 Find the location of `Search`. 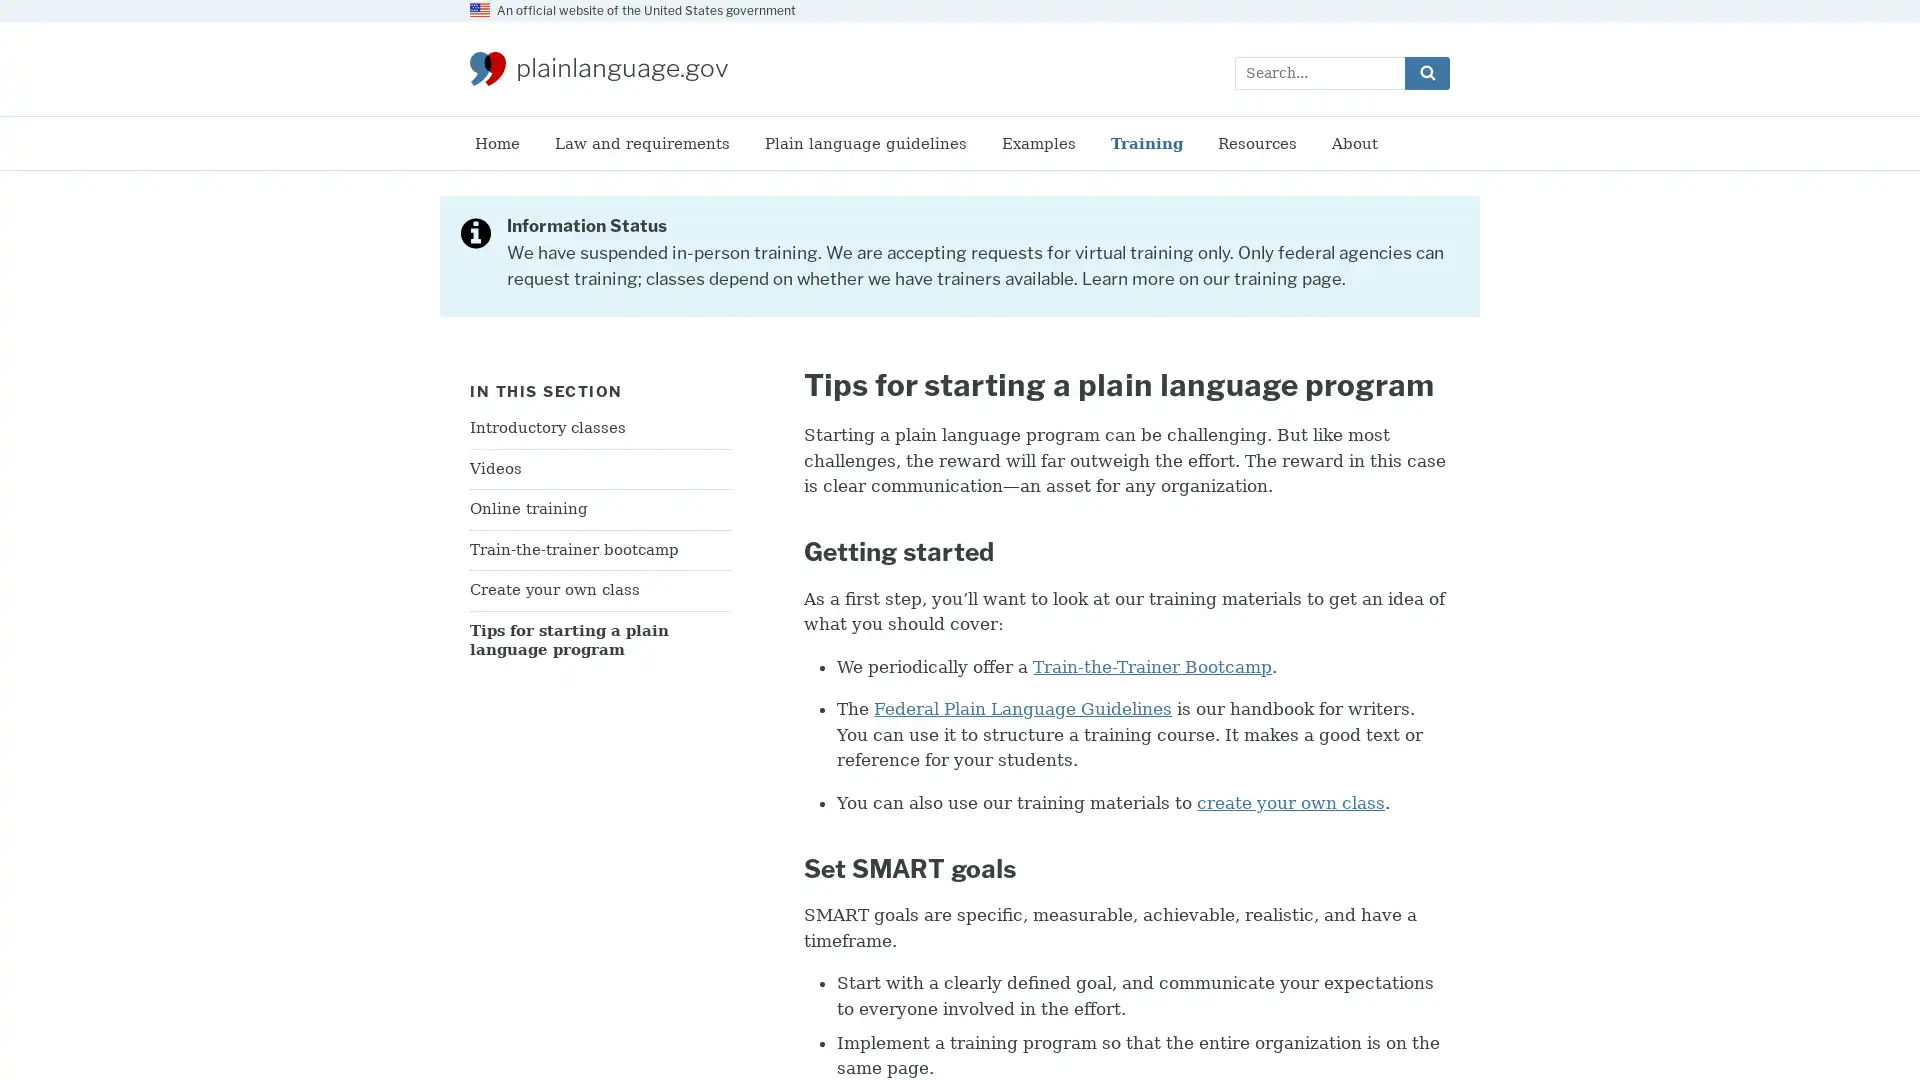

Search is located at coordinates (1426, 71).